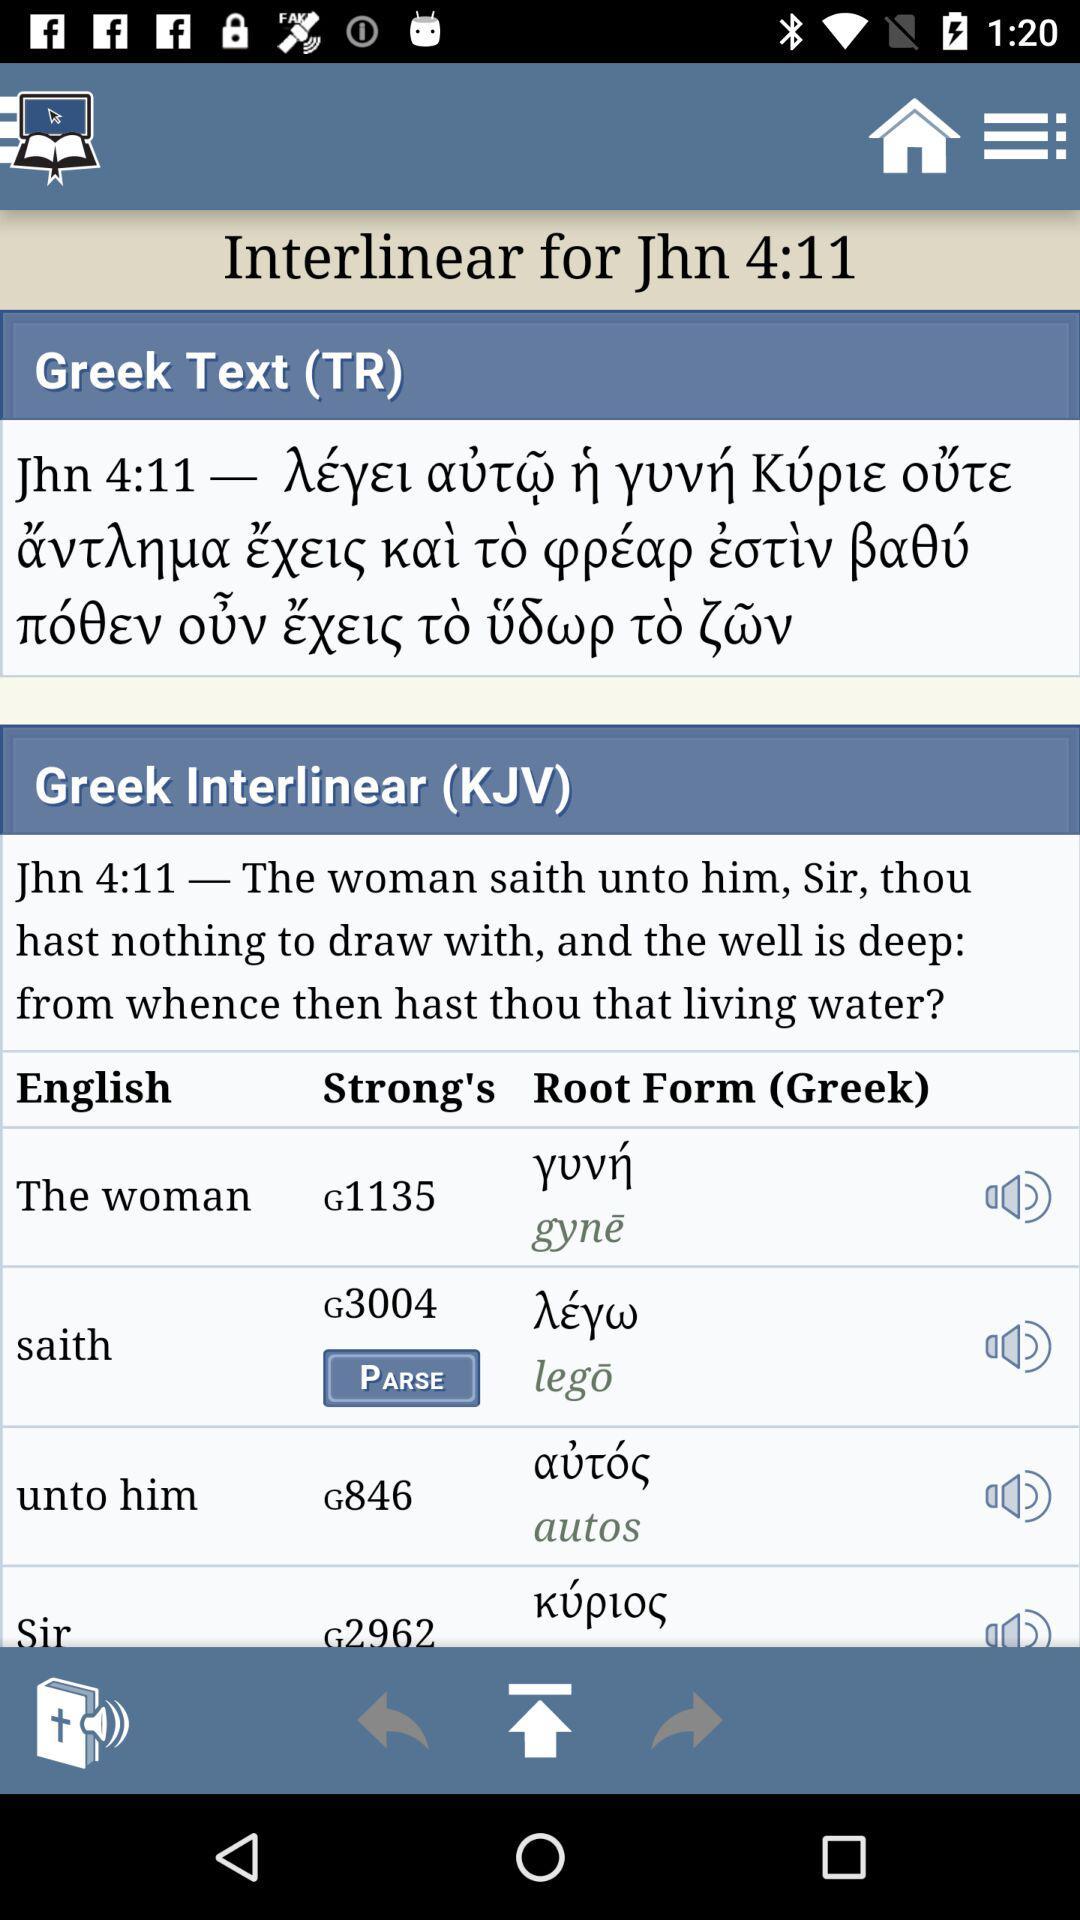 This screenshot has height=1920, width=1080. Describe the element at coordinates (540, 1719) in the screenshot. I see `up arrow botton` at that location.